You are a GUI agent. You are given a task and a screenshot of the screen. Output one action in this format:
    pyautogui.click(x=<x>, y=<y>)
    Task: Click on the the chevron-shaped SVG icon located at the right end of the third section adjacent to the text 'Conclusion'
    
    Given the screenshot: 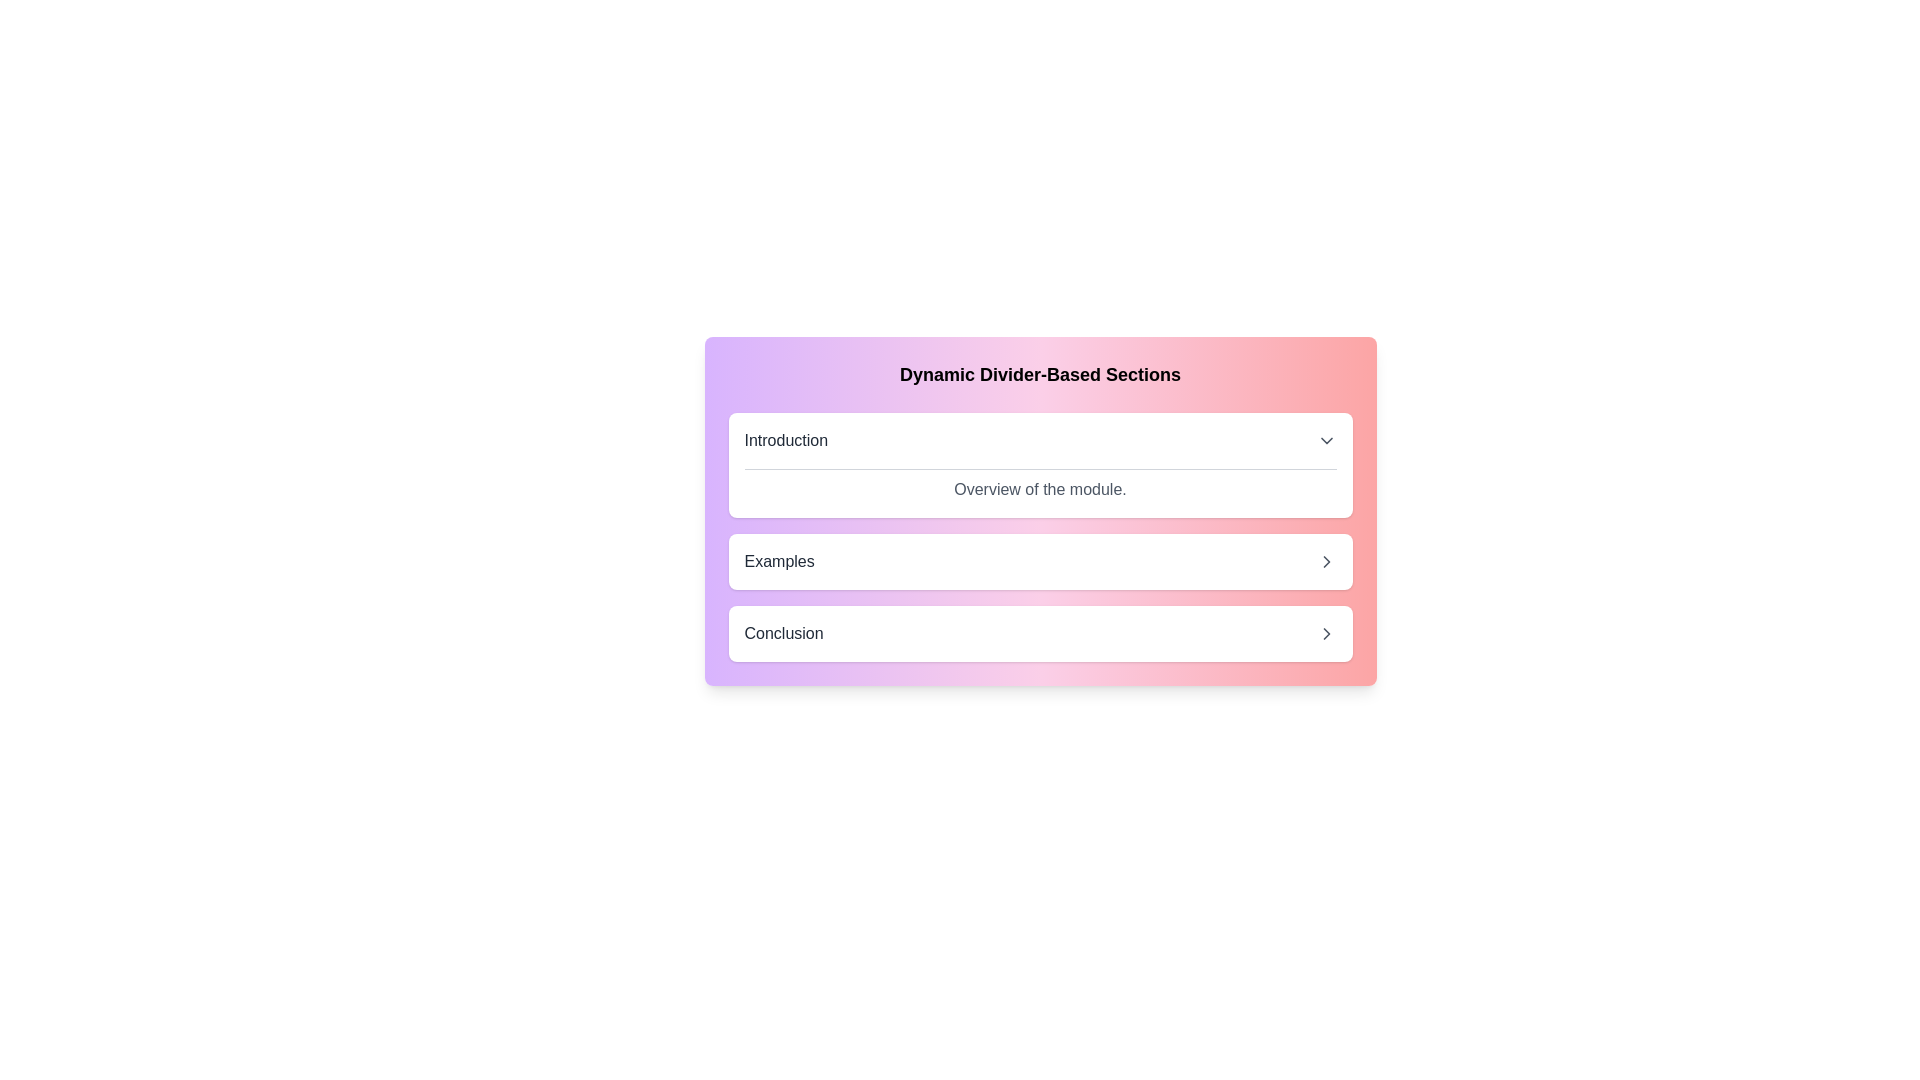 What is the action you would take?
    pyautogui.click(x=1326, y=633)
    